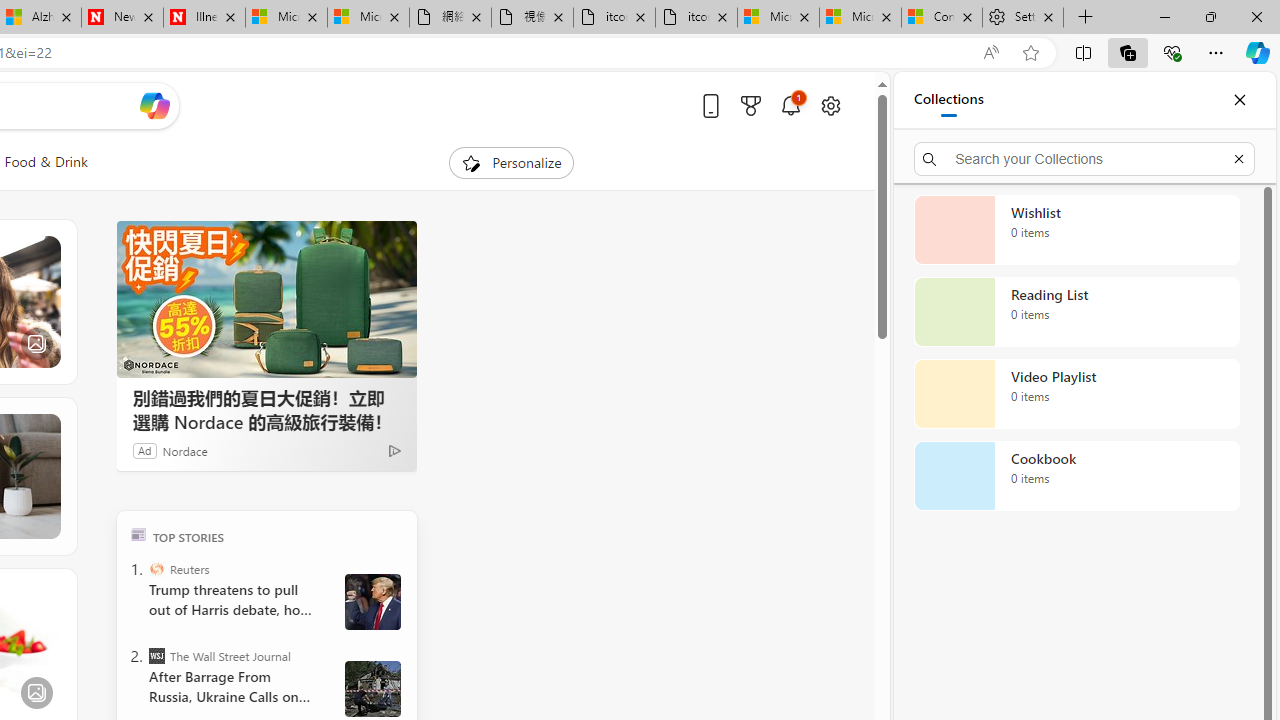  Describe the element at coordinates (941, 17) in the screenshot. I see `'Consumer Health Data Privacy Policy'` at that location.